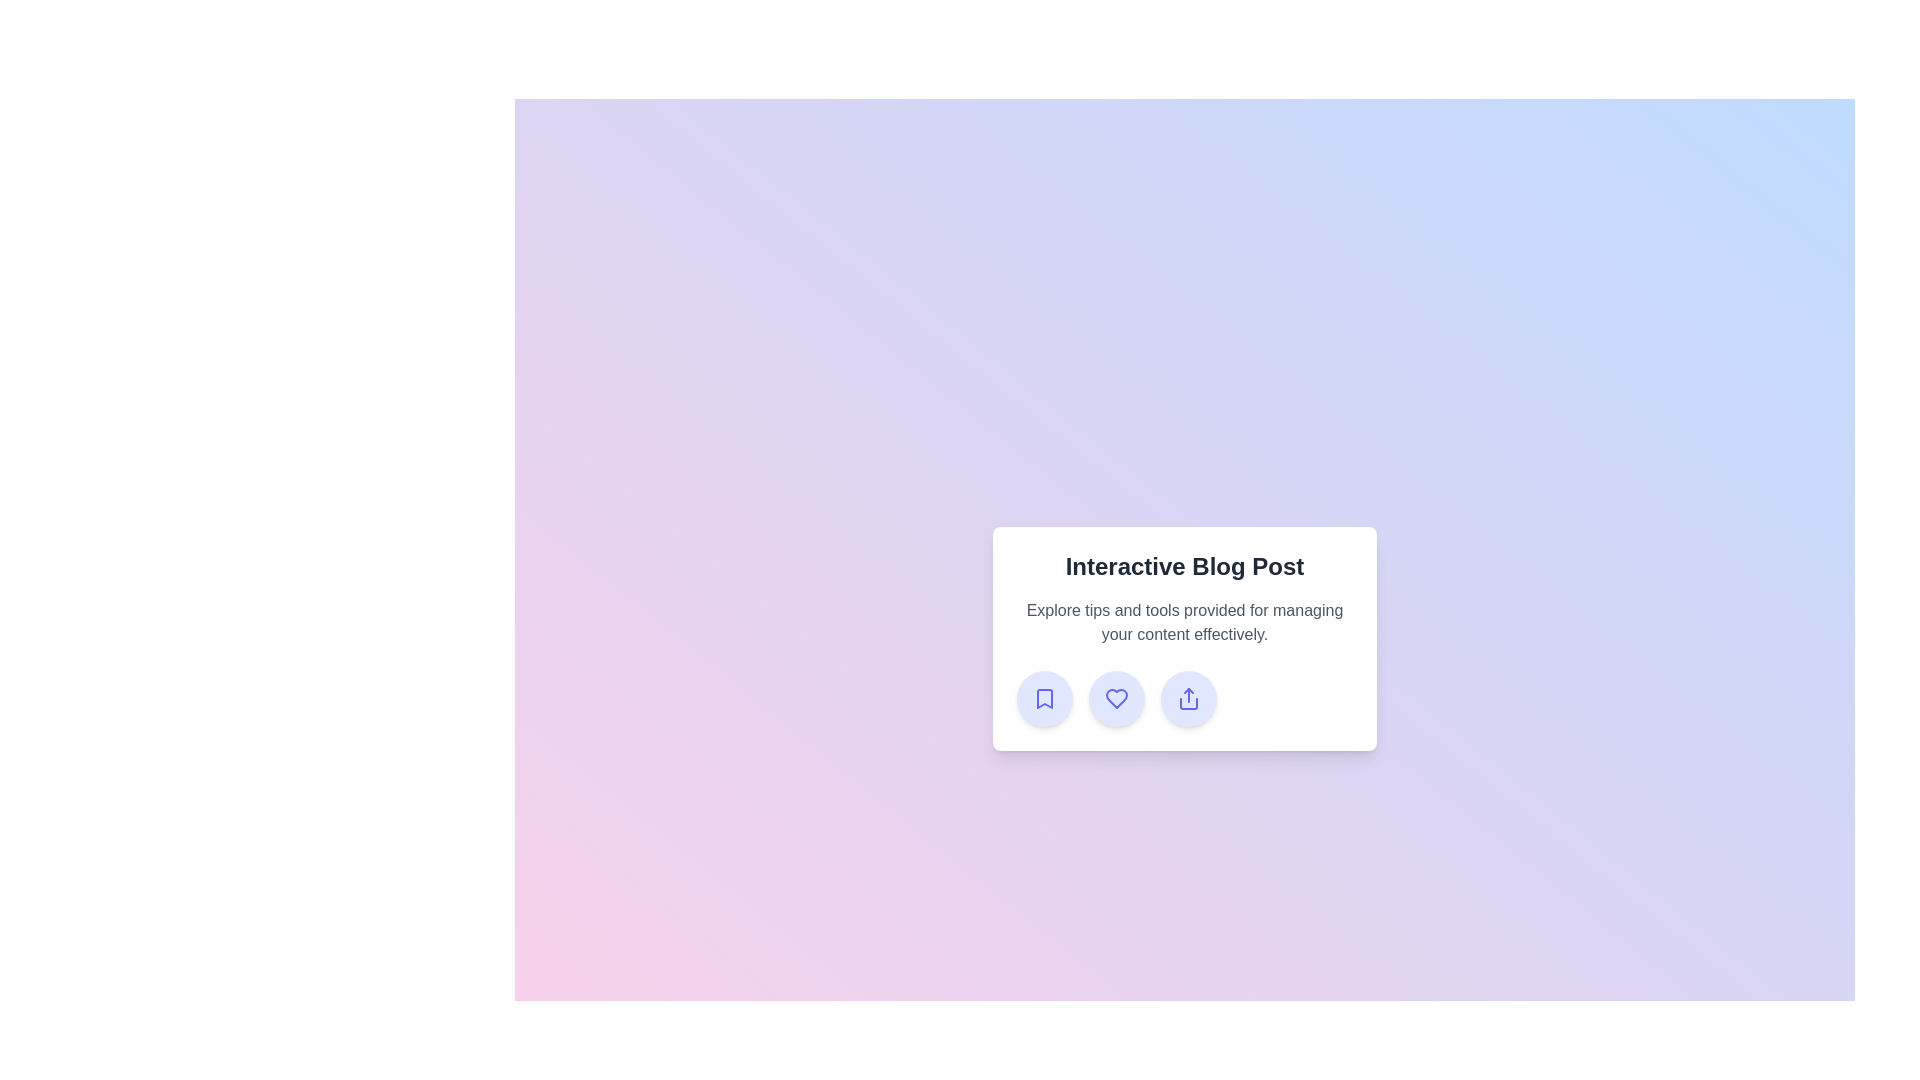  What do you see at coordinates (1044, 697) in the screenshot?
I see `the circular icon button with a bookmark symbol inside, which is the leftmost icon in a horizontal row of three icons` at bounding box center [1044, 697].